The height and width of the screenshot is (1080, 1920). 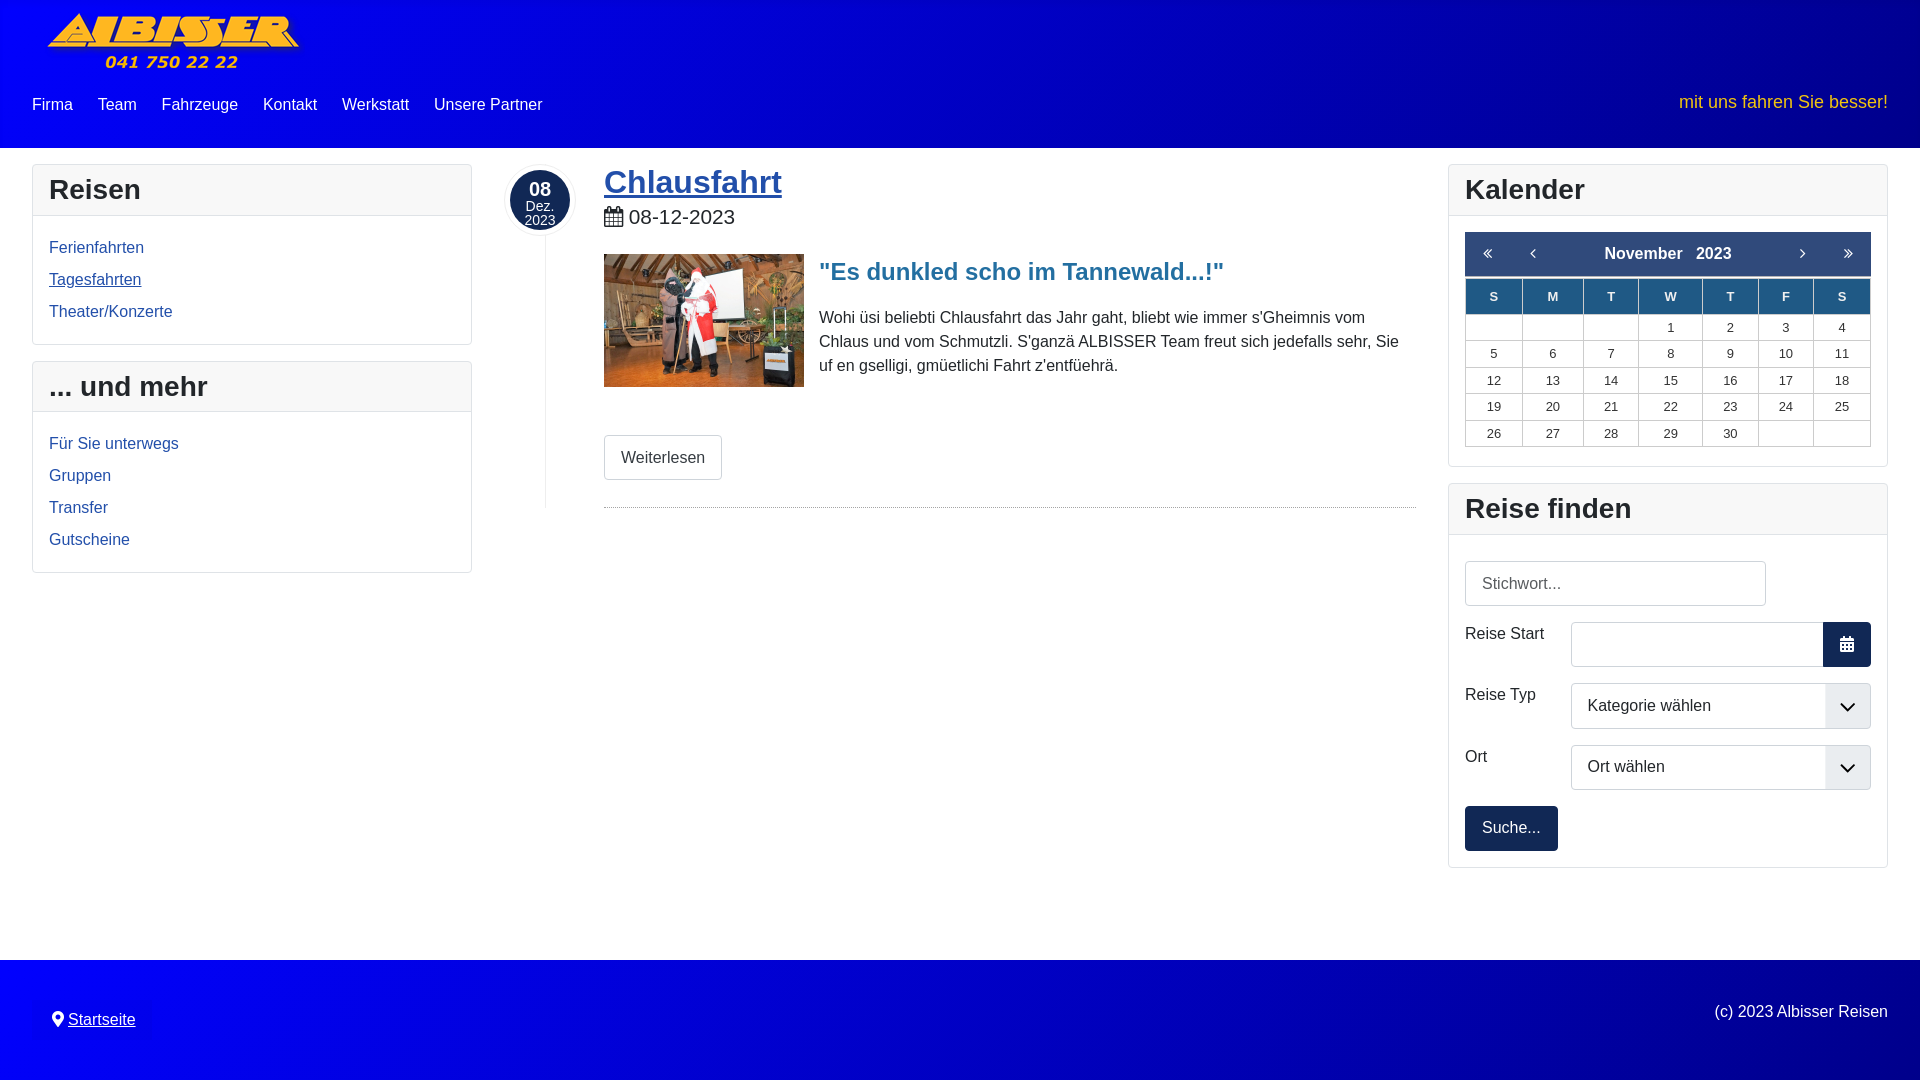 What do you see at coordinates (116, 104) in the screenshot?
I see `'Team'` at bounding box center [116, 104].